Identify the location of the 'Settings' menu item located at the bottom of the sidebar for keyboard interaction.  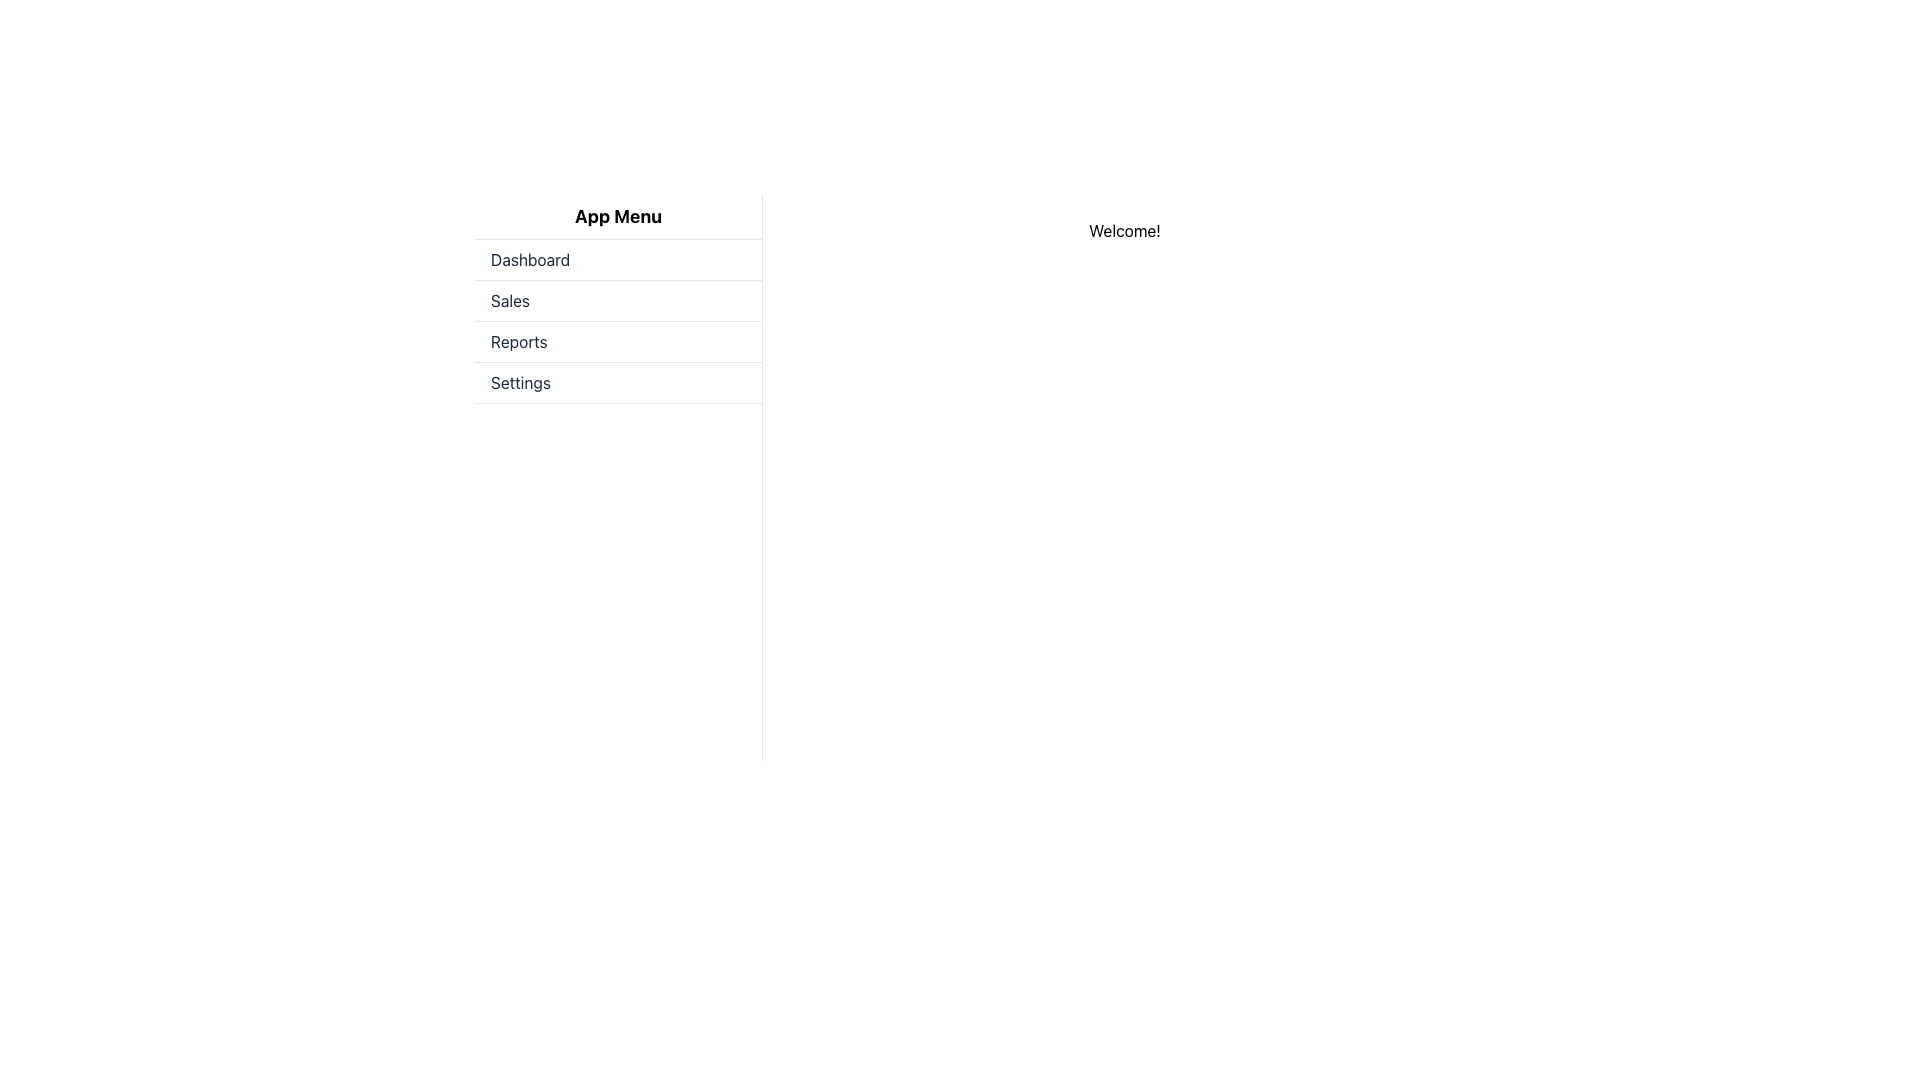
(617, 383).